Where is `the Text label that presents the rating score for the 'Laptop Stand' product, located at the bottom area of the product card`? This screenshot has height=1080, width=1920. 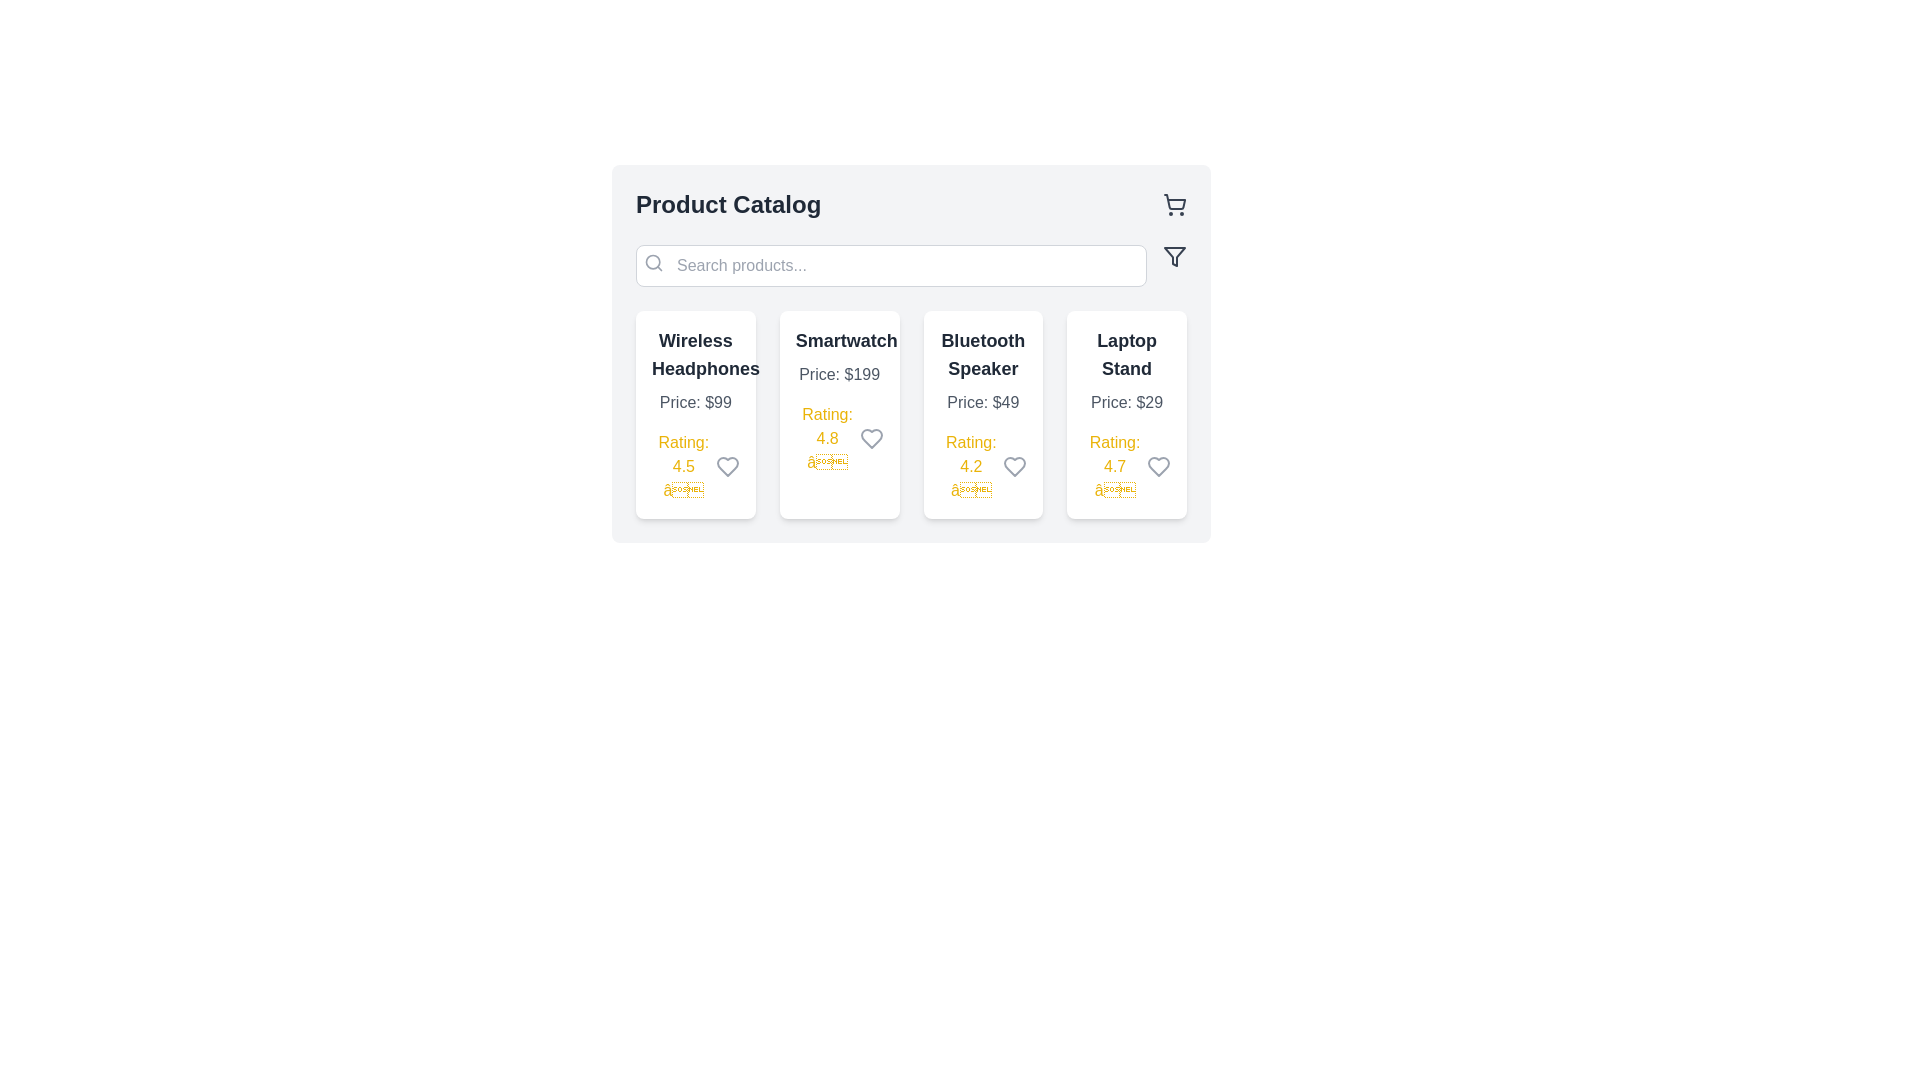 the Text label that presents the rating score for the 'Laptop Stand' product, located at the bottom area of the product card is located at coordinates (1114, 466).